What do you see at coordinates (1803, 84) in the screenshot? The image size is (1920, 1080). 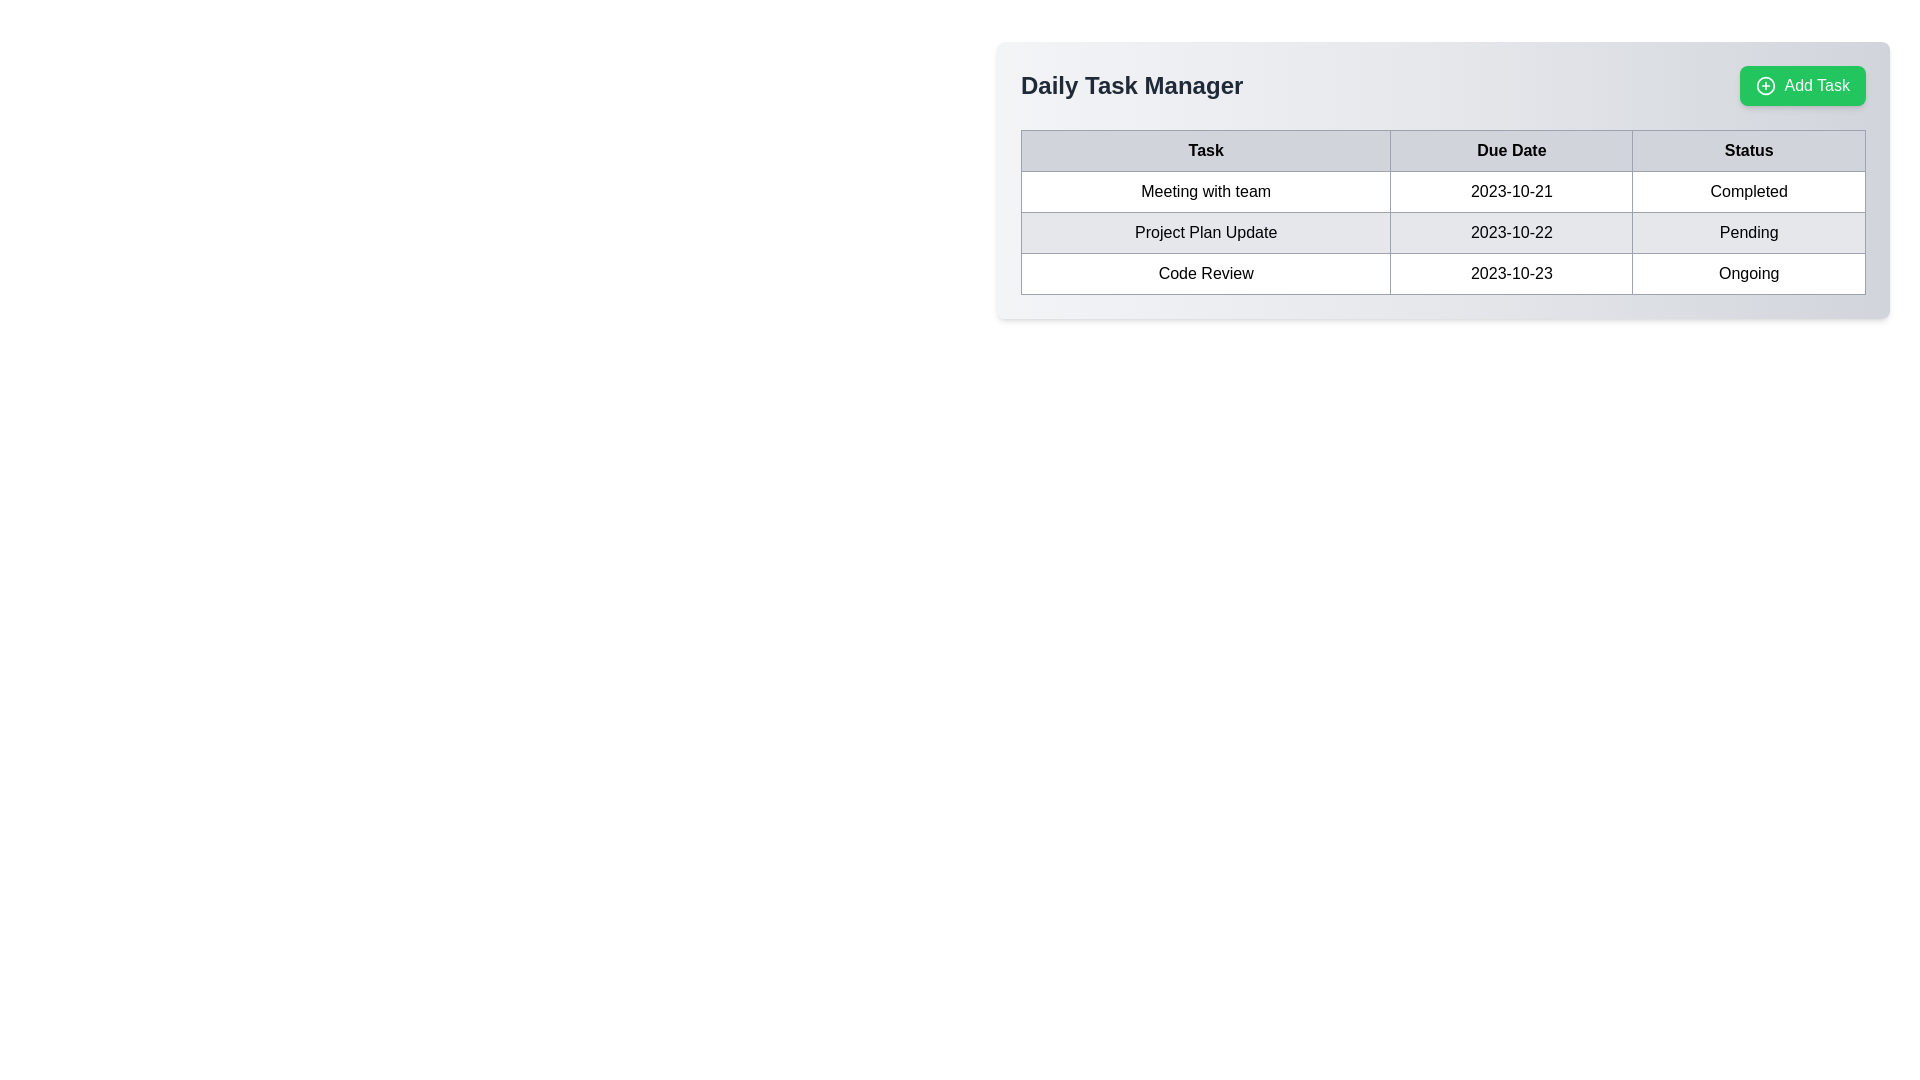 I see `the button that triggers the addition of new tasks in the 'Daily Task Manager' section to prepare for navigation` at bounding box center [1803, 84].